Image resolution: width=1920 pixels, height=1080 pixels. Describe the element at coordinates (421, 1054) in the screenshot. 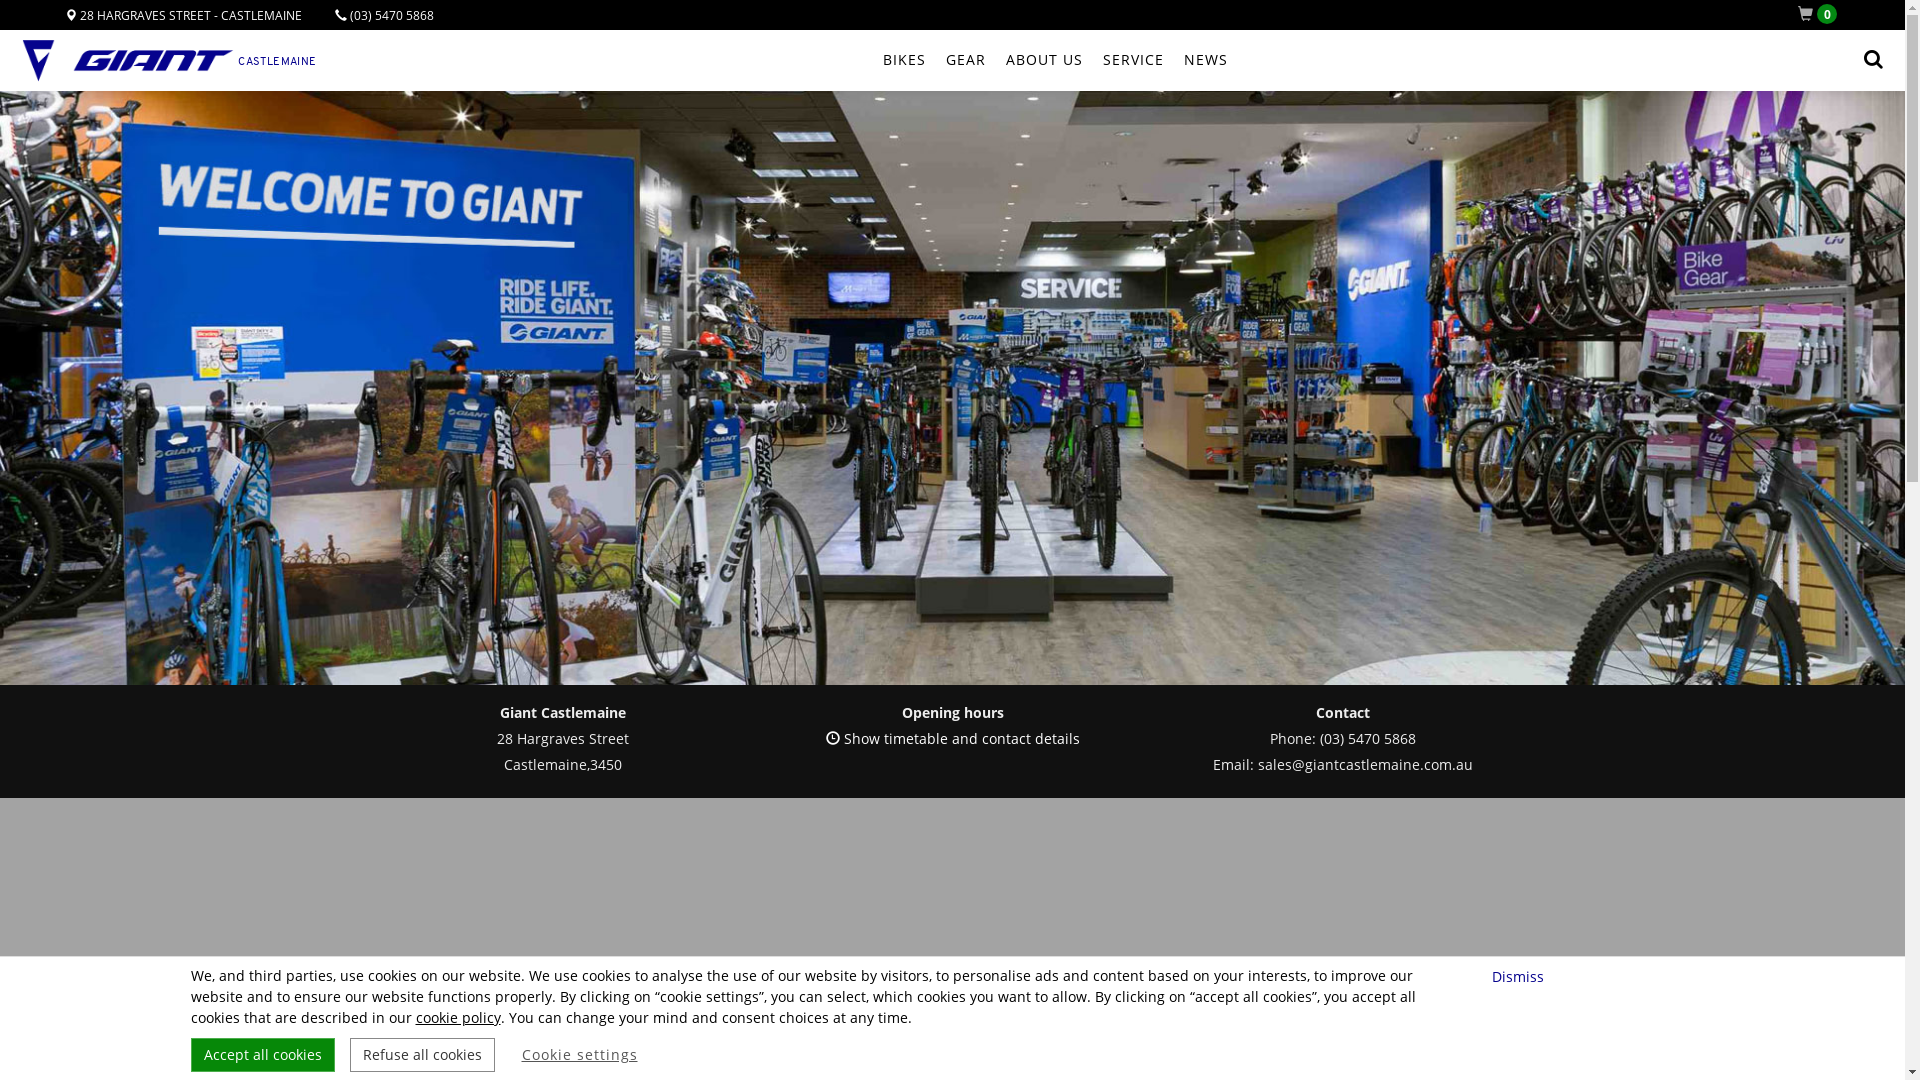

I see `'Refuse all cookies'` at that location.